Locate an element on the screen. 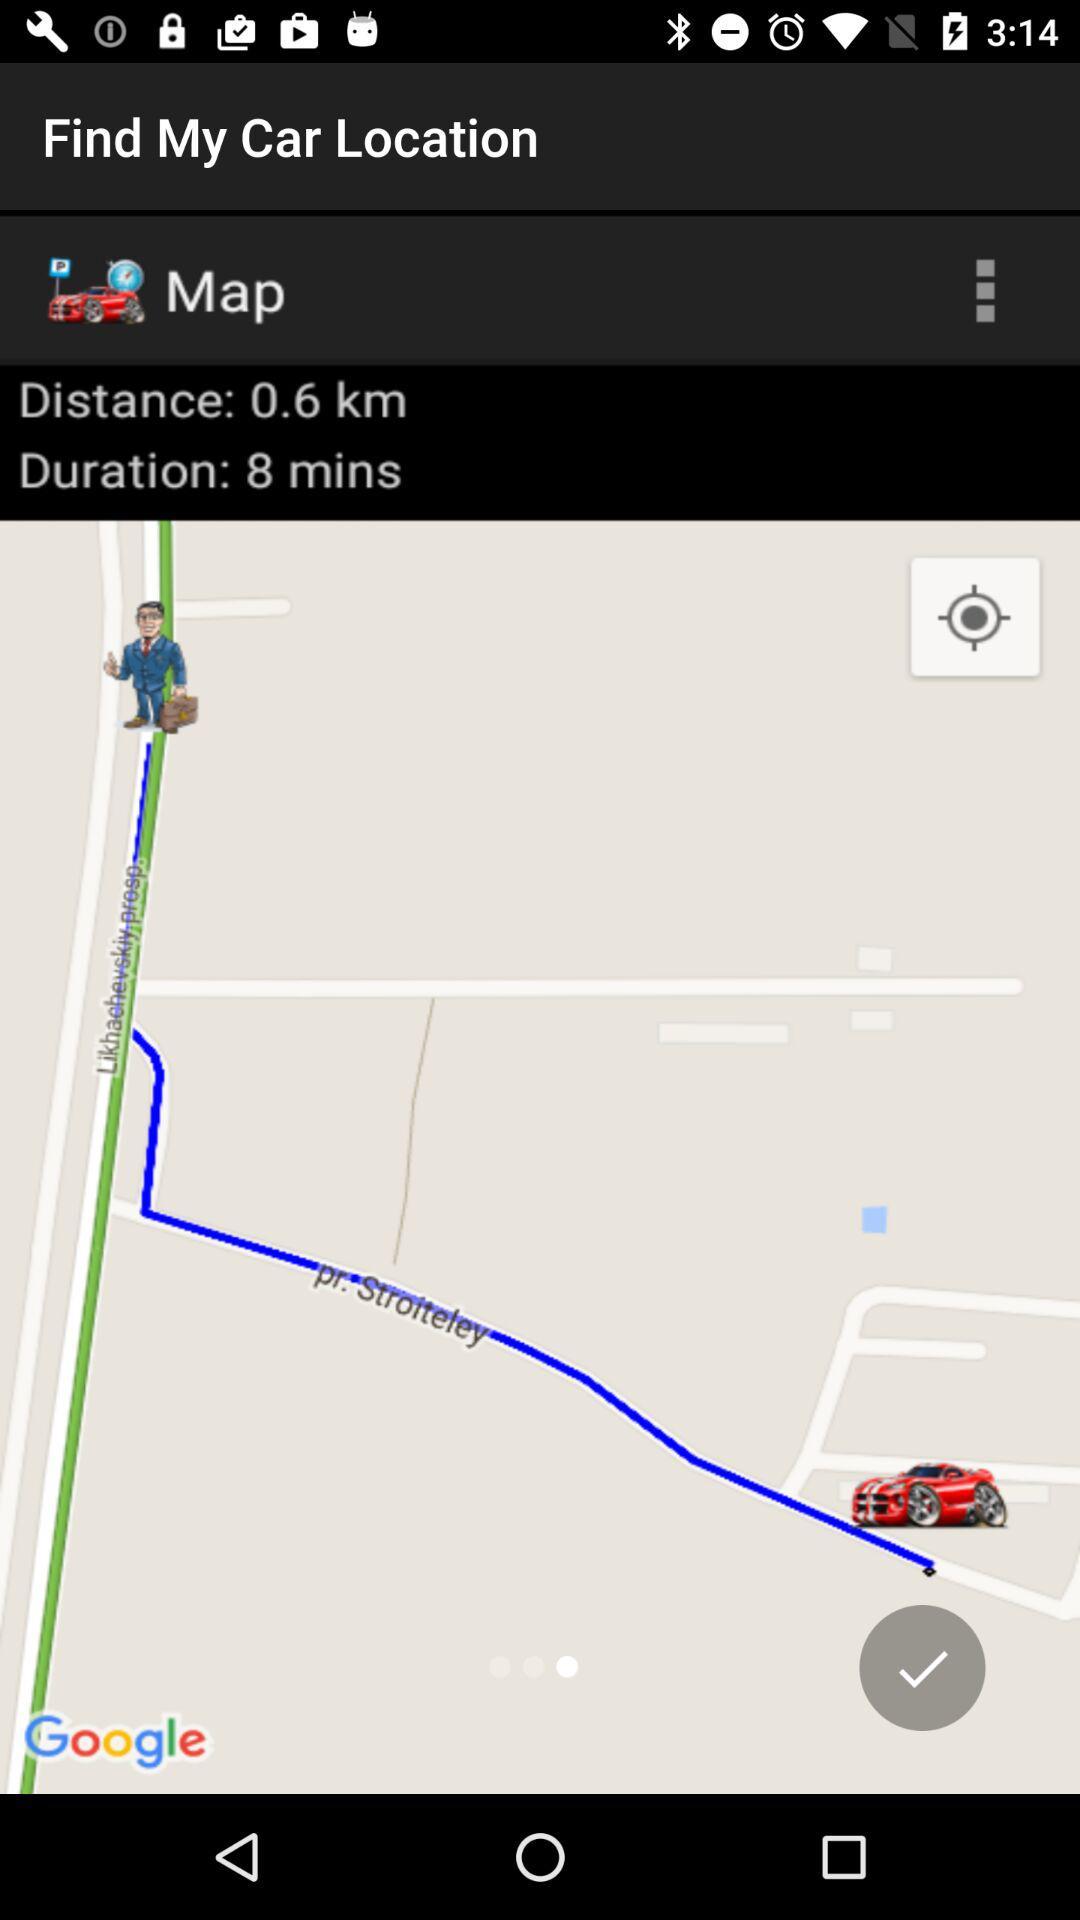 Image resolution: width=1080 pixels, height=1920 pixels. the check icon is located at coordinates (922, 1667).